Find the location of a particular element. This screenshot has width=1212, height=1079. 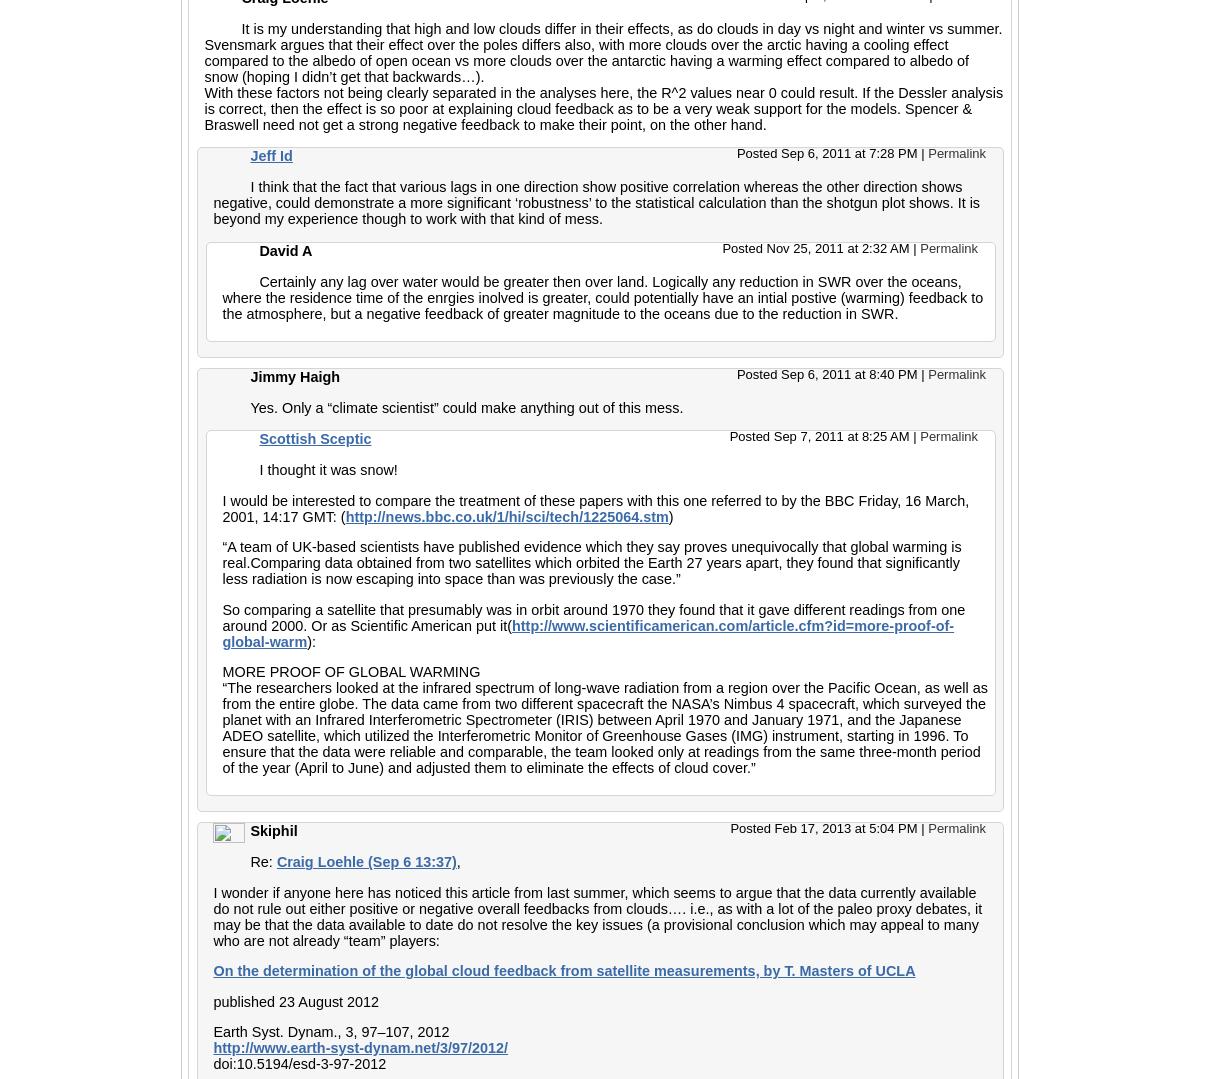

'http://www.earth-syst-dynam.net/3/97/2012/' is located at coordinates (359, 1045).